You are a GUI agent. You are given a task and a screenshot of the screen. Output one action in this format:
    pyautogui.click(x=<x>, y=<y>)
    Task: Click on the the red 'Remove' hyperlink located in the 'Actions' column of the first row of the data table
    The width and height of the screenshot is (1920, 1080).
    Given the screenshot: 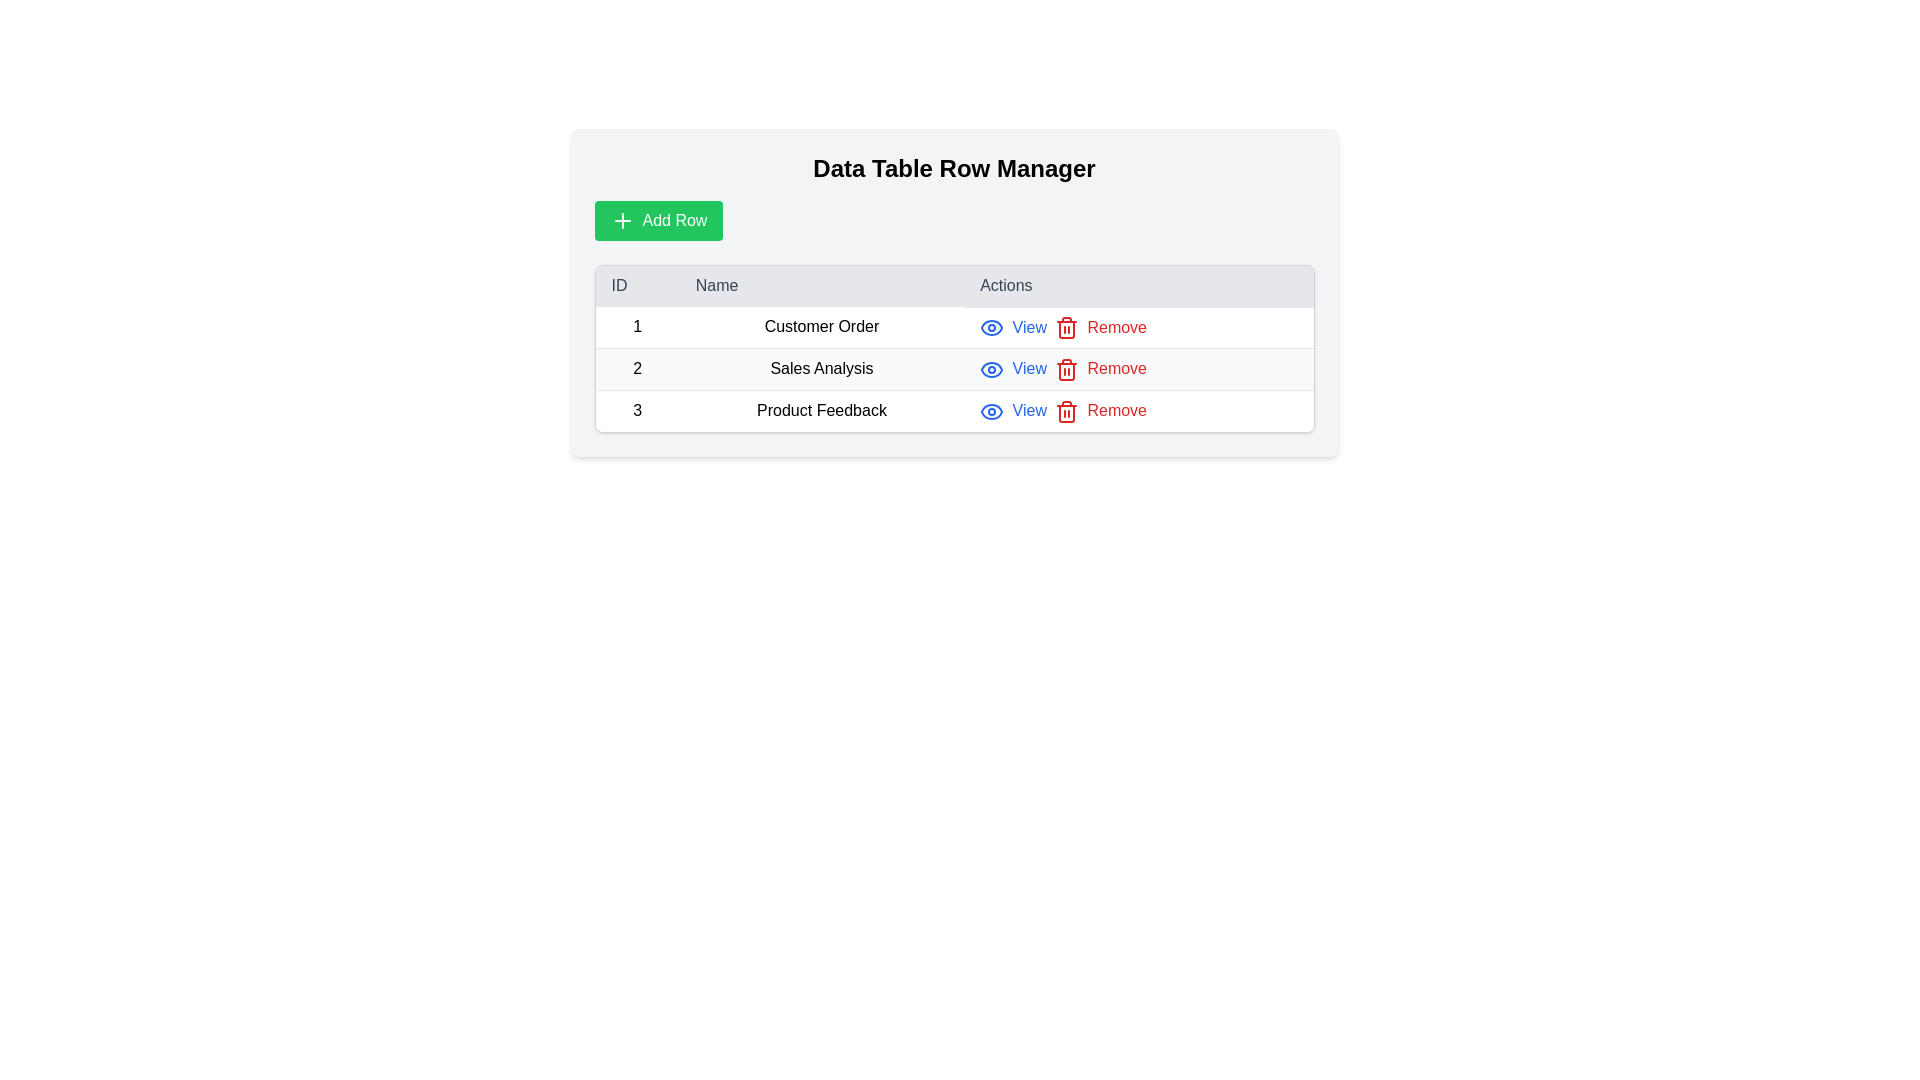 What is the action you would take?
    pyautogui.click(x=1099, y=326)
    